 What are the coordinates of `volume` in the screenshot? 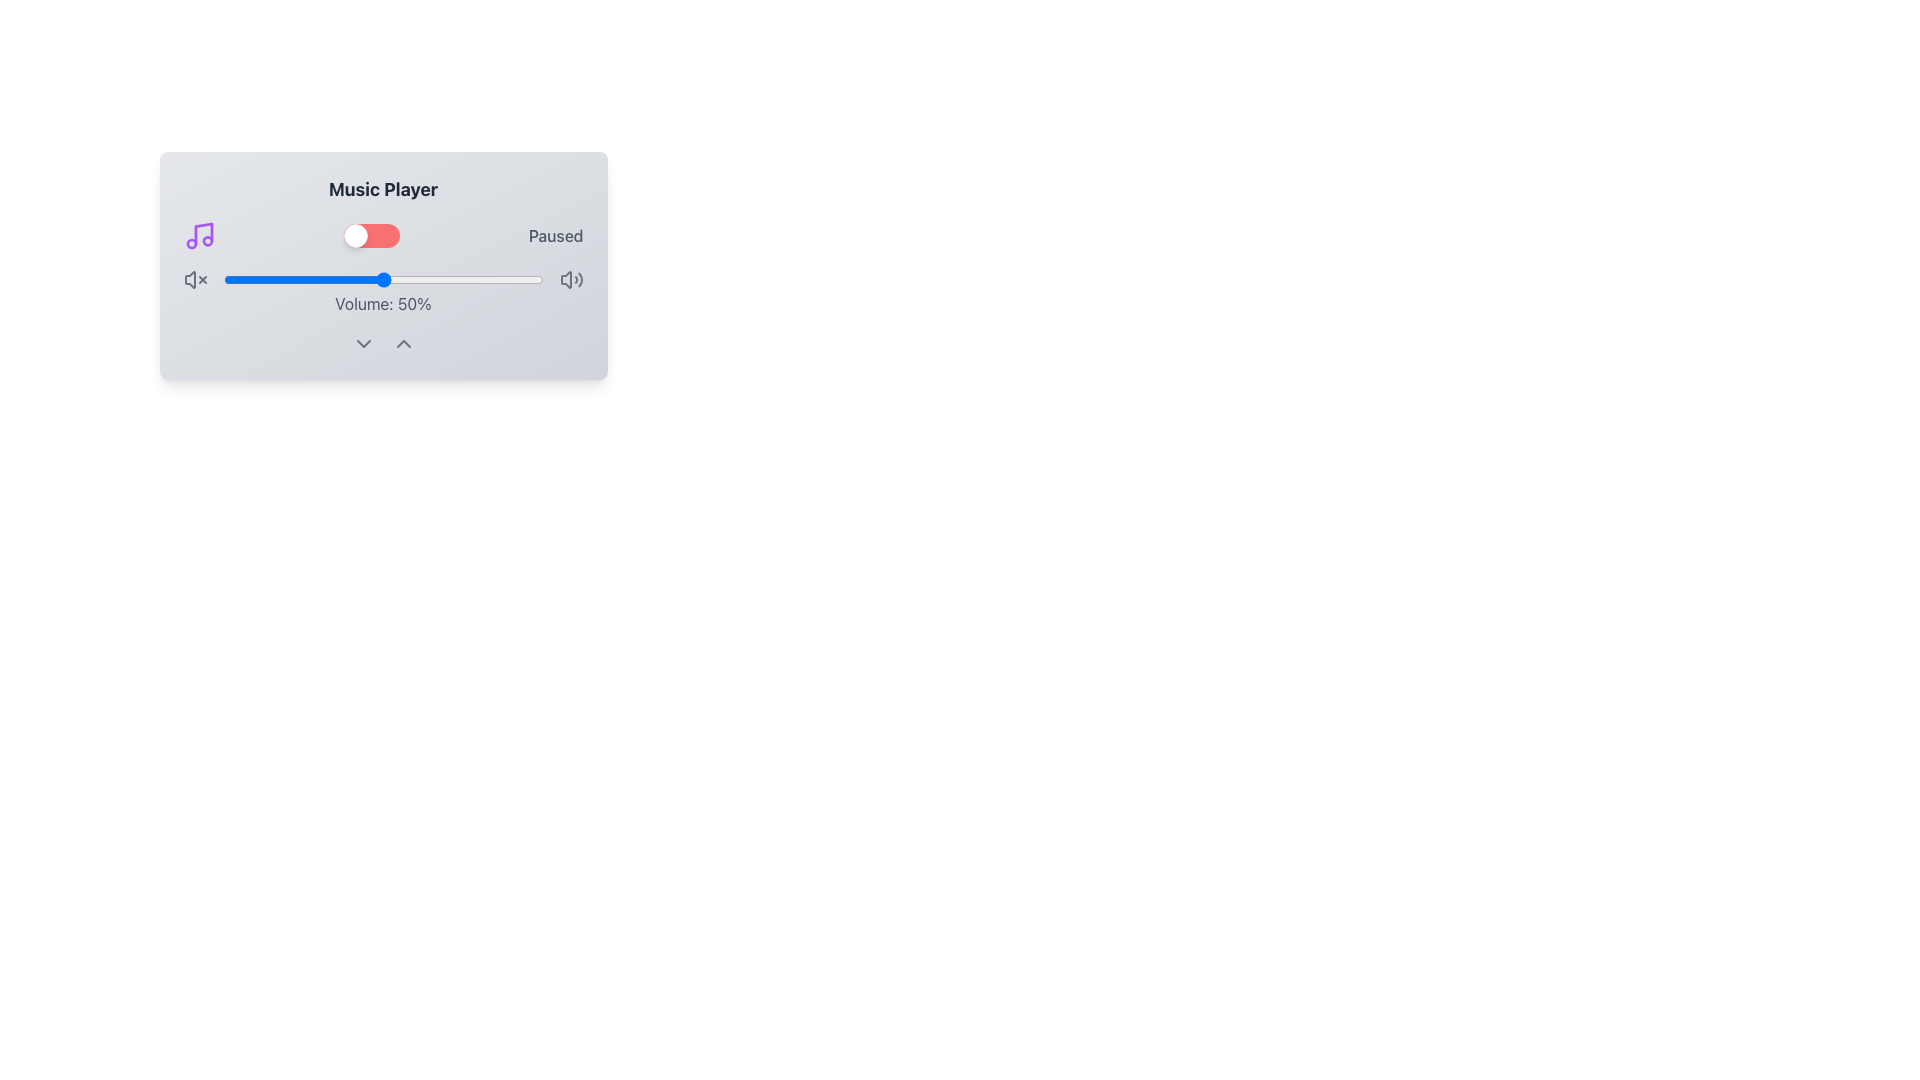 It's located at (302, 280).